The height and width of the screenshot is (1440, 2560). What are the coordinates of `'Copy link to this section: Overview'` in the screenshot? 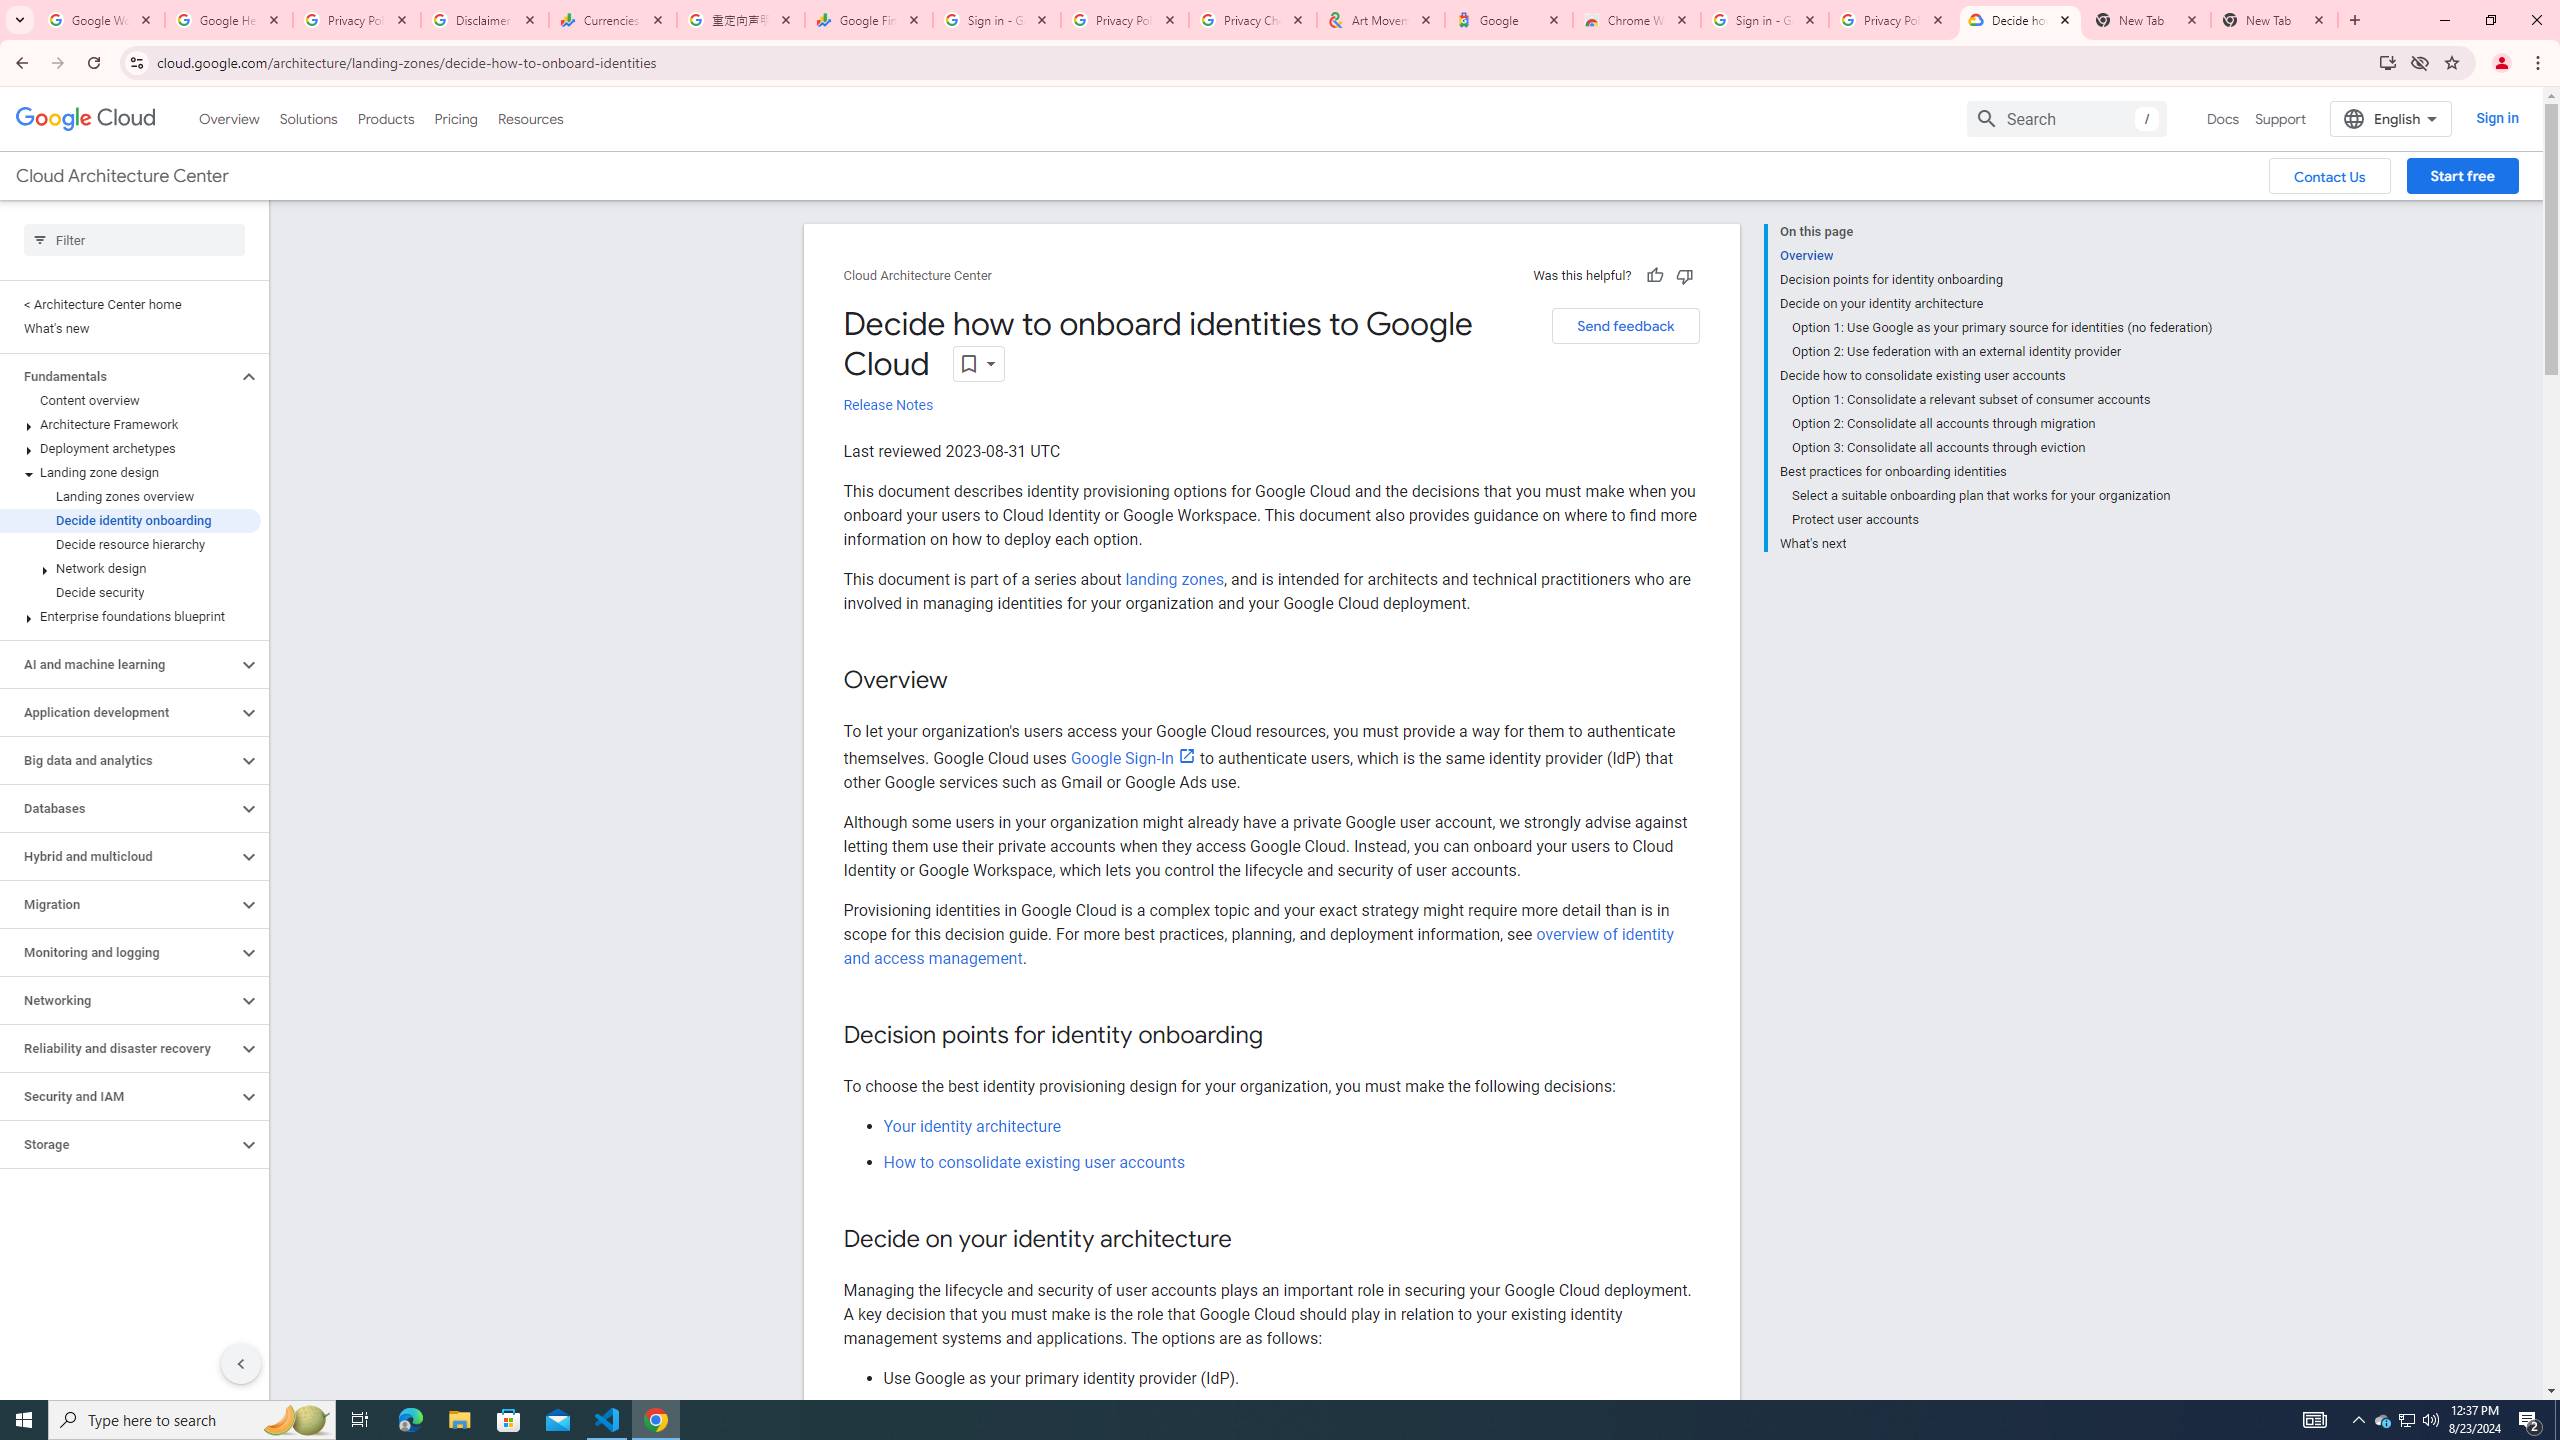 It's located at (966, 681).